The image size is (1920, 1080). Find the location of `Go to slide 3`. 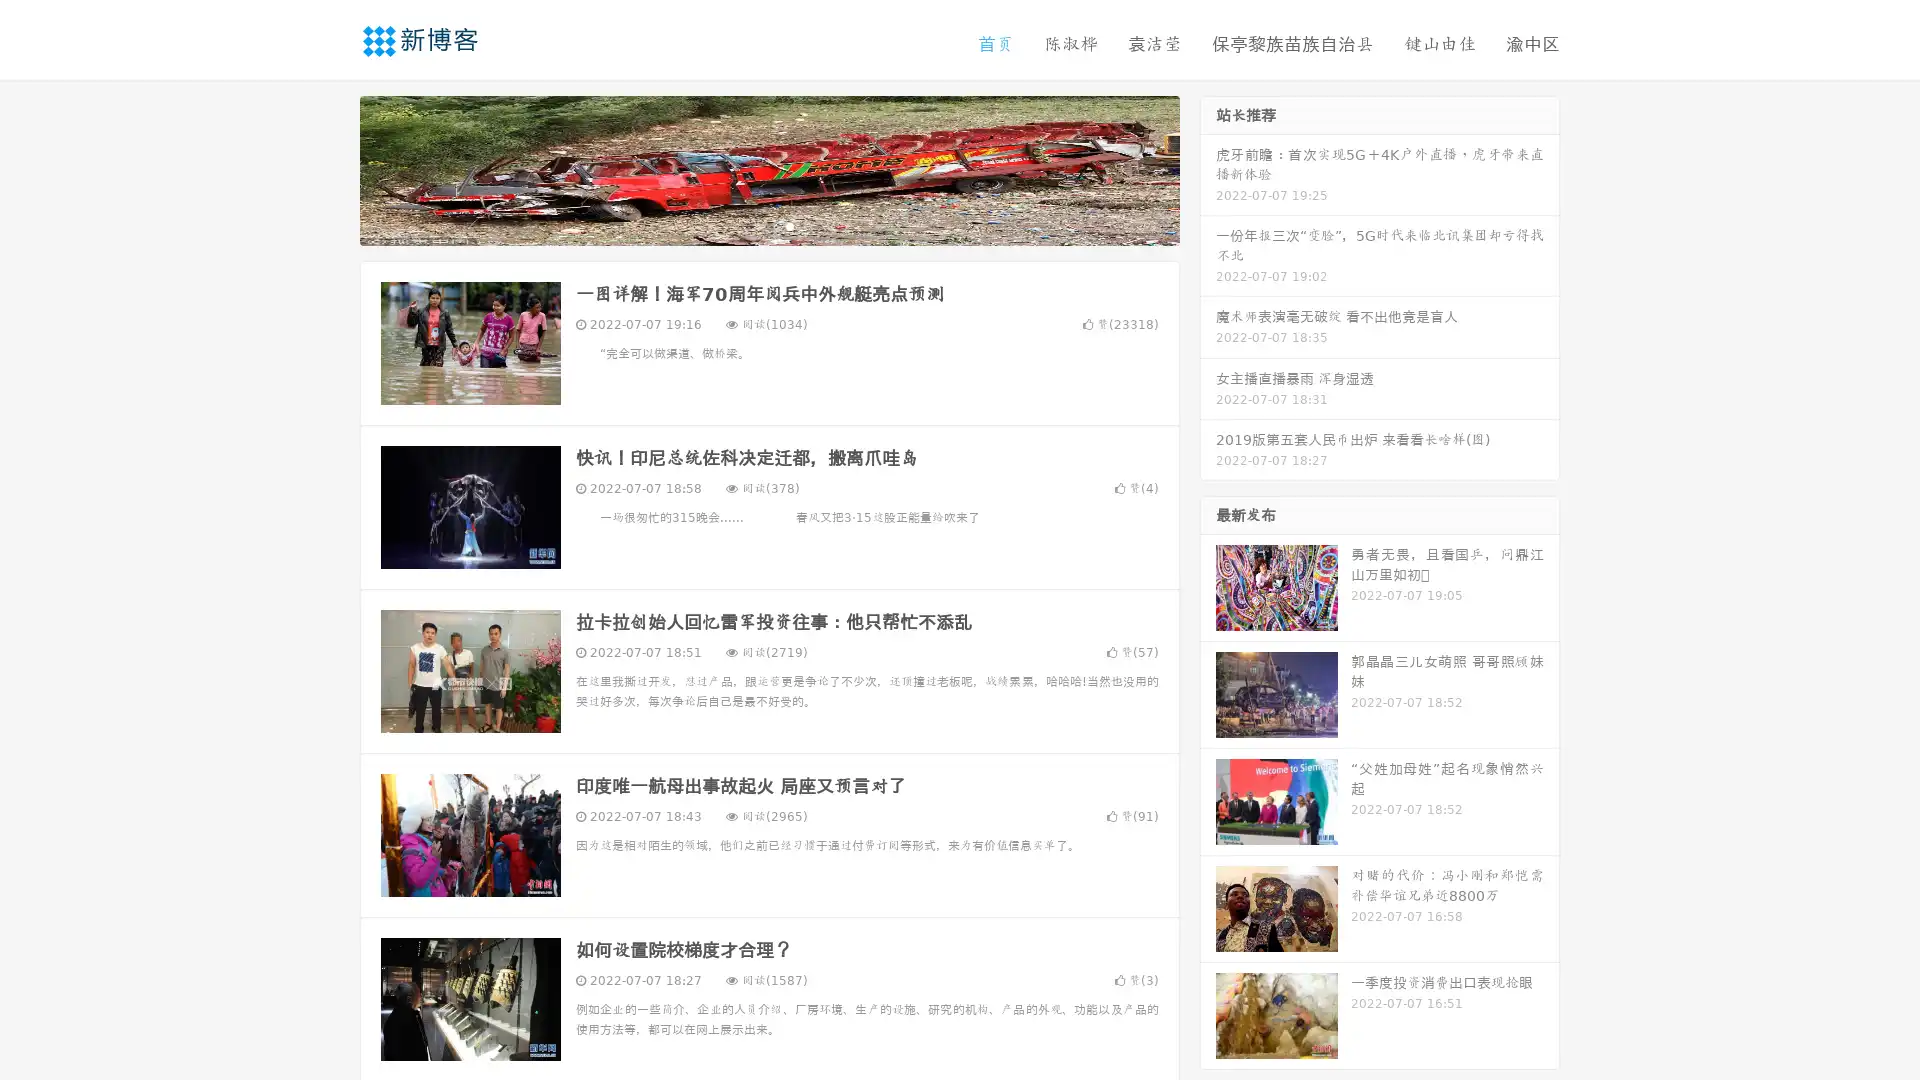

Go to slide 3 is located at coordinates (789, 225).